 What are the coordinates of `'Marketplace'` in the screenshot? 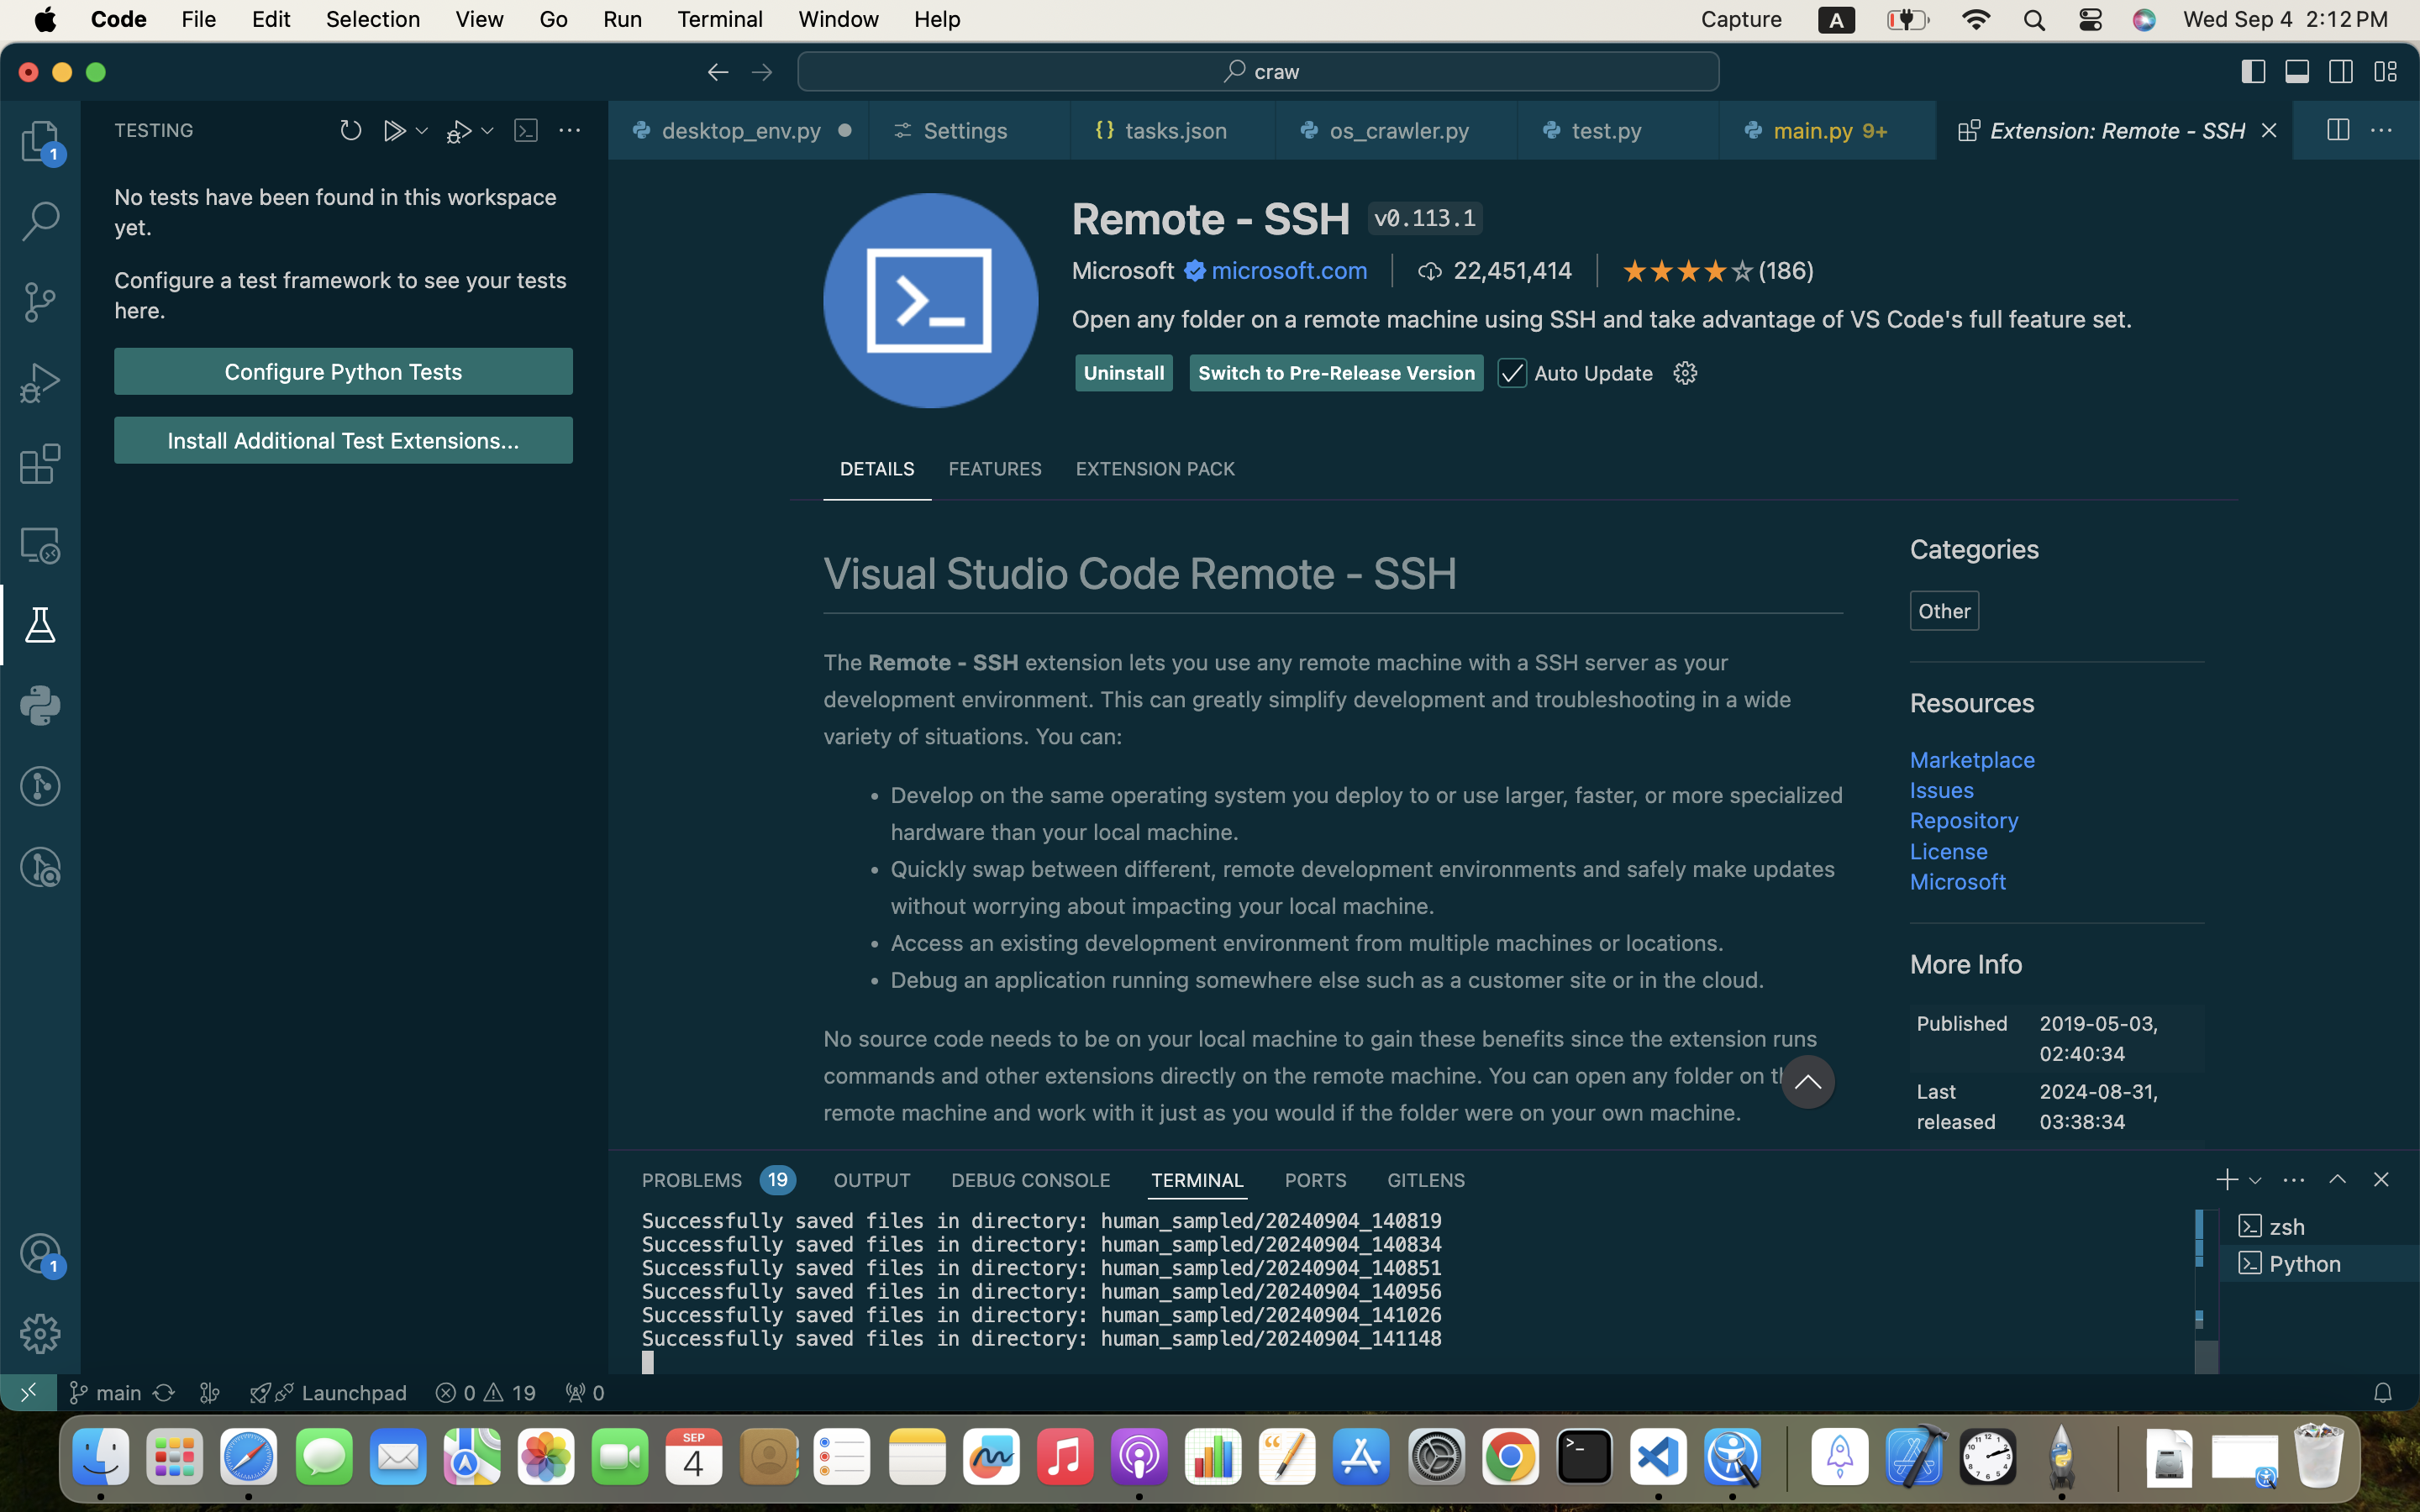 It's located at (1972, 758).